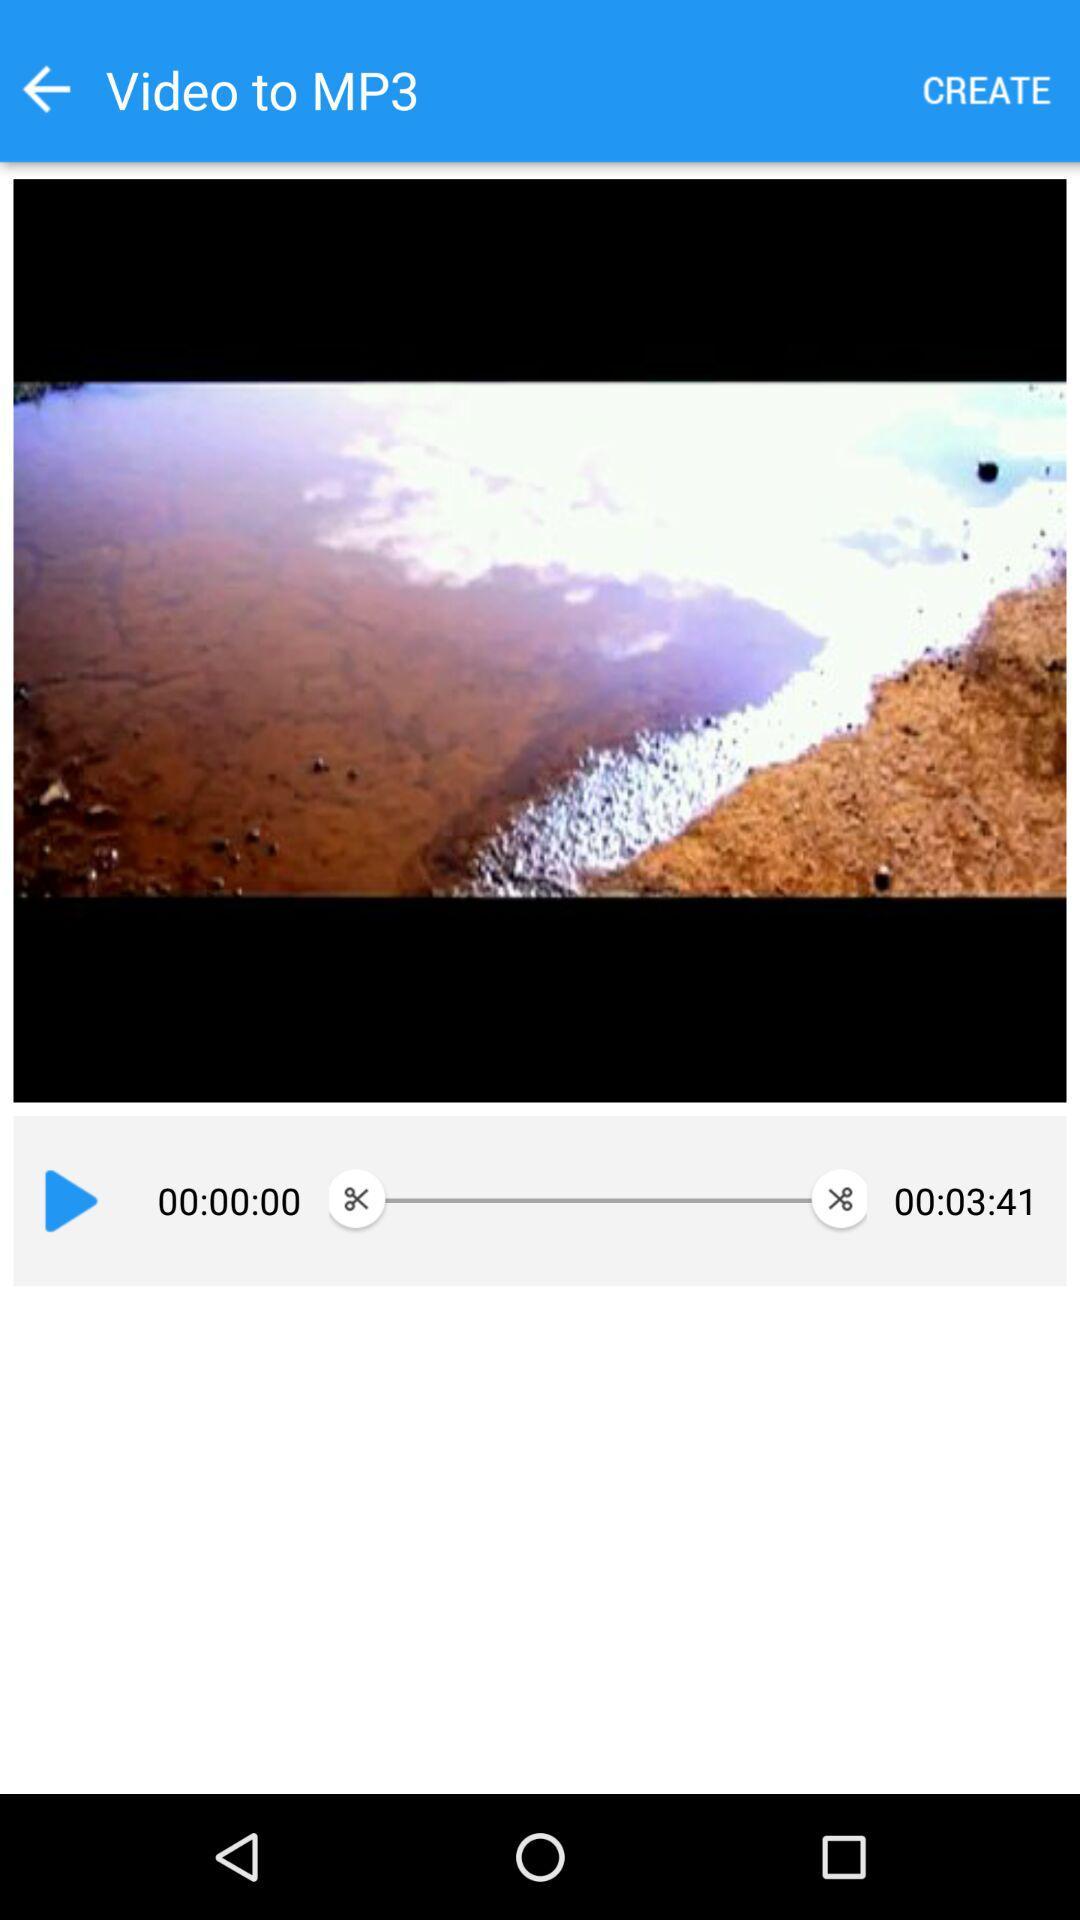 The image size is (1080, 1920). What do you see at coordinates (45, 88) in the screenshot?
I see `the item to the left of video to mp3 app` at bounding box center [45, 88].